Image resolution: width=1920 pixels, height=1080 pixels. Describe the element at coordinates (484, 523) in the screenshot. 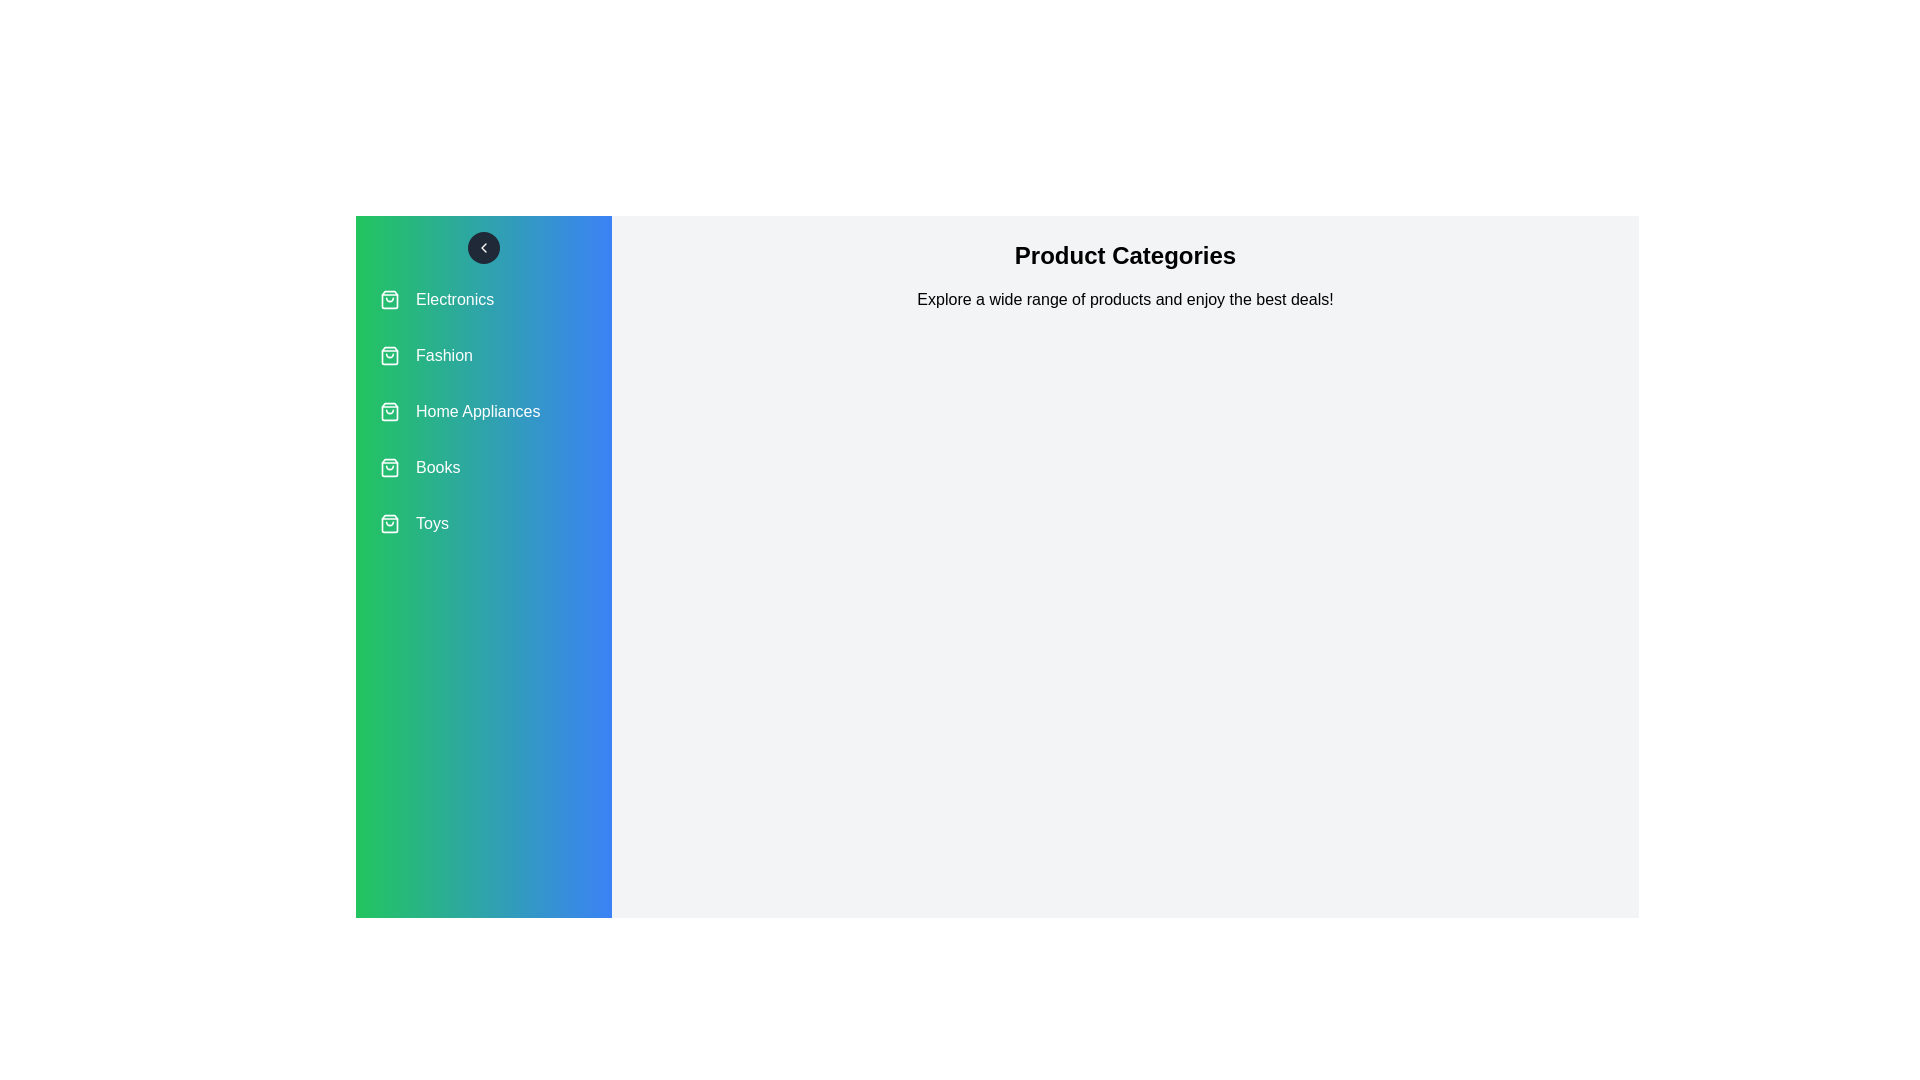

I see `the category Toys` at that location.